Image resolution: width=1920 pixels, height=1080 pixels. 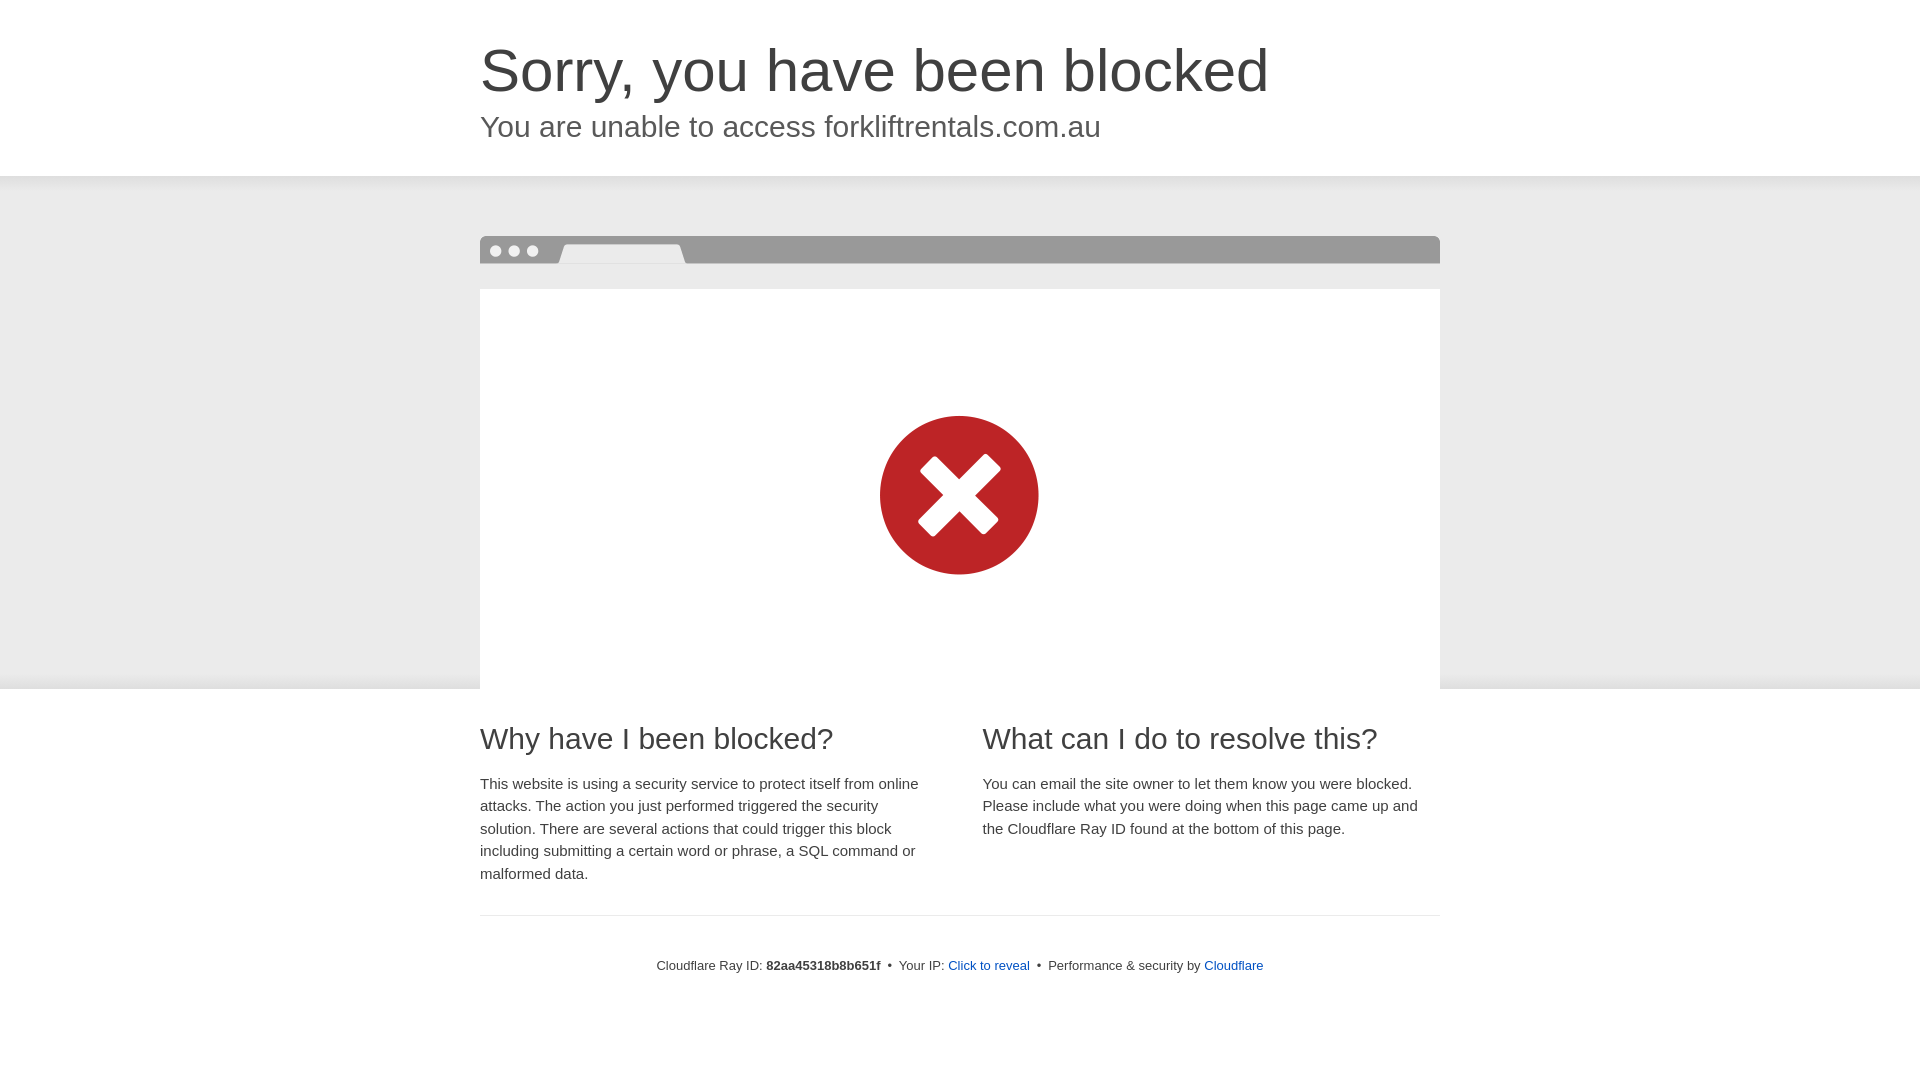 What do you see at coordinates (1203, 964) in the screenshot?
I see `'Cloudflare'` at bounding box center [1203, 964].